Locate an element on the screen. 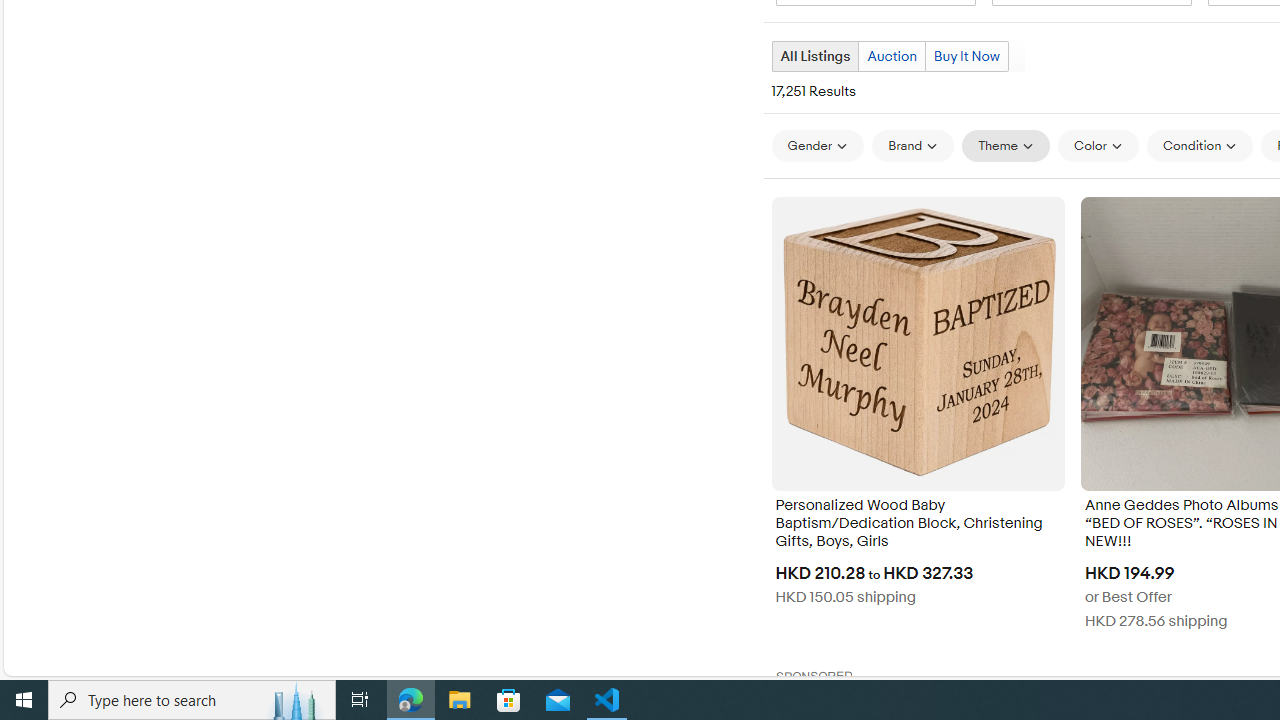 The image size is (1280, 720). 'Brand' is located at coordinates (912, 144).